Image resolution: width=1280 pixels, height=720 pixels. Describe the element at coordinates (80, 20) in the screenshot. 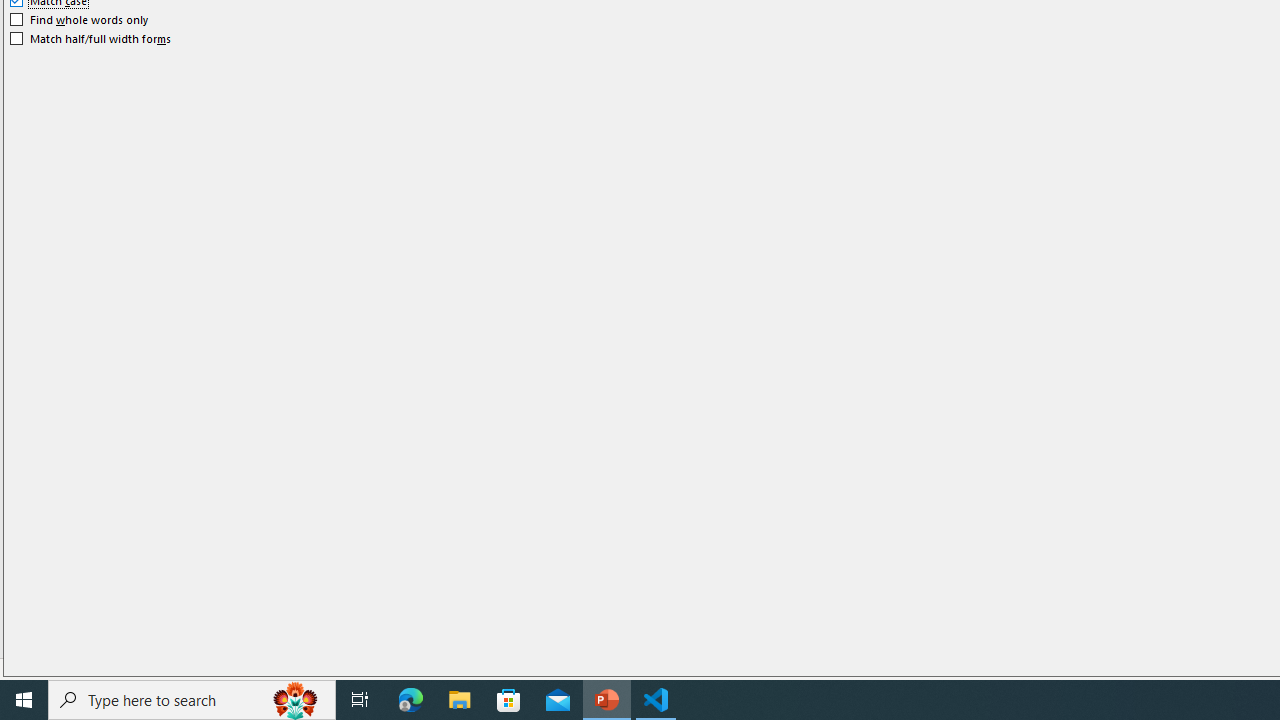

I see `'Find whole words only'` at that location.